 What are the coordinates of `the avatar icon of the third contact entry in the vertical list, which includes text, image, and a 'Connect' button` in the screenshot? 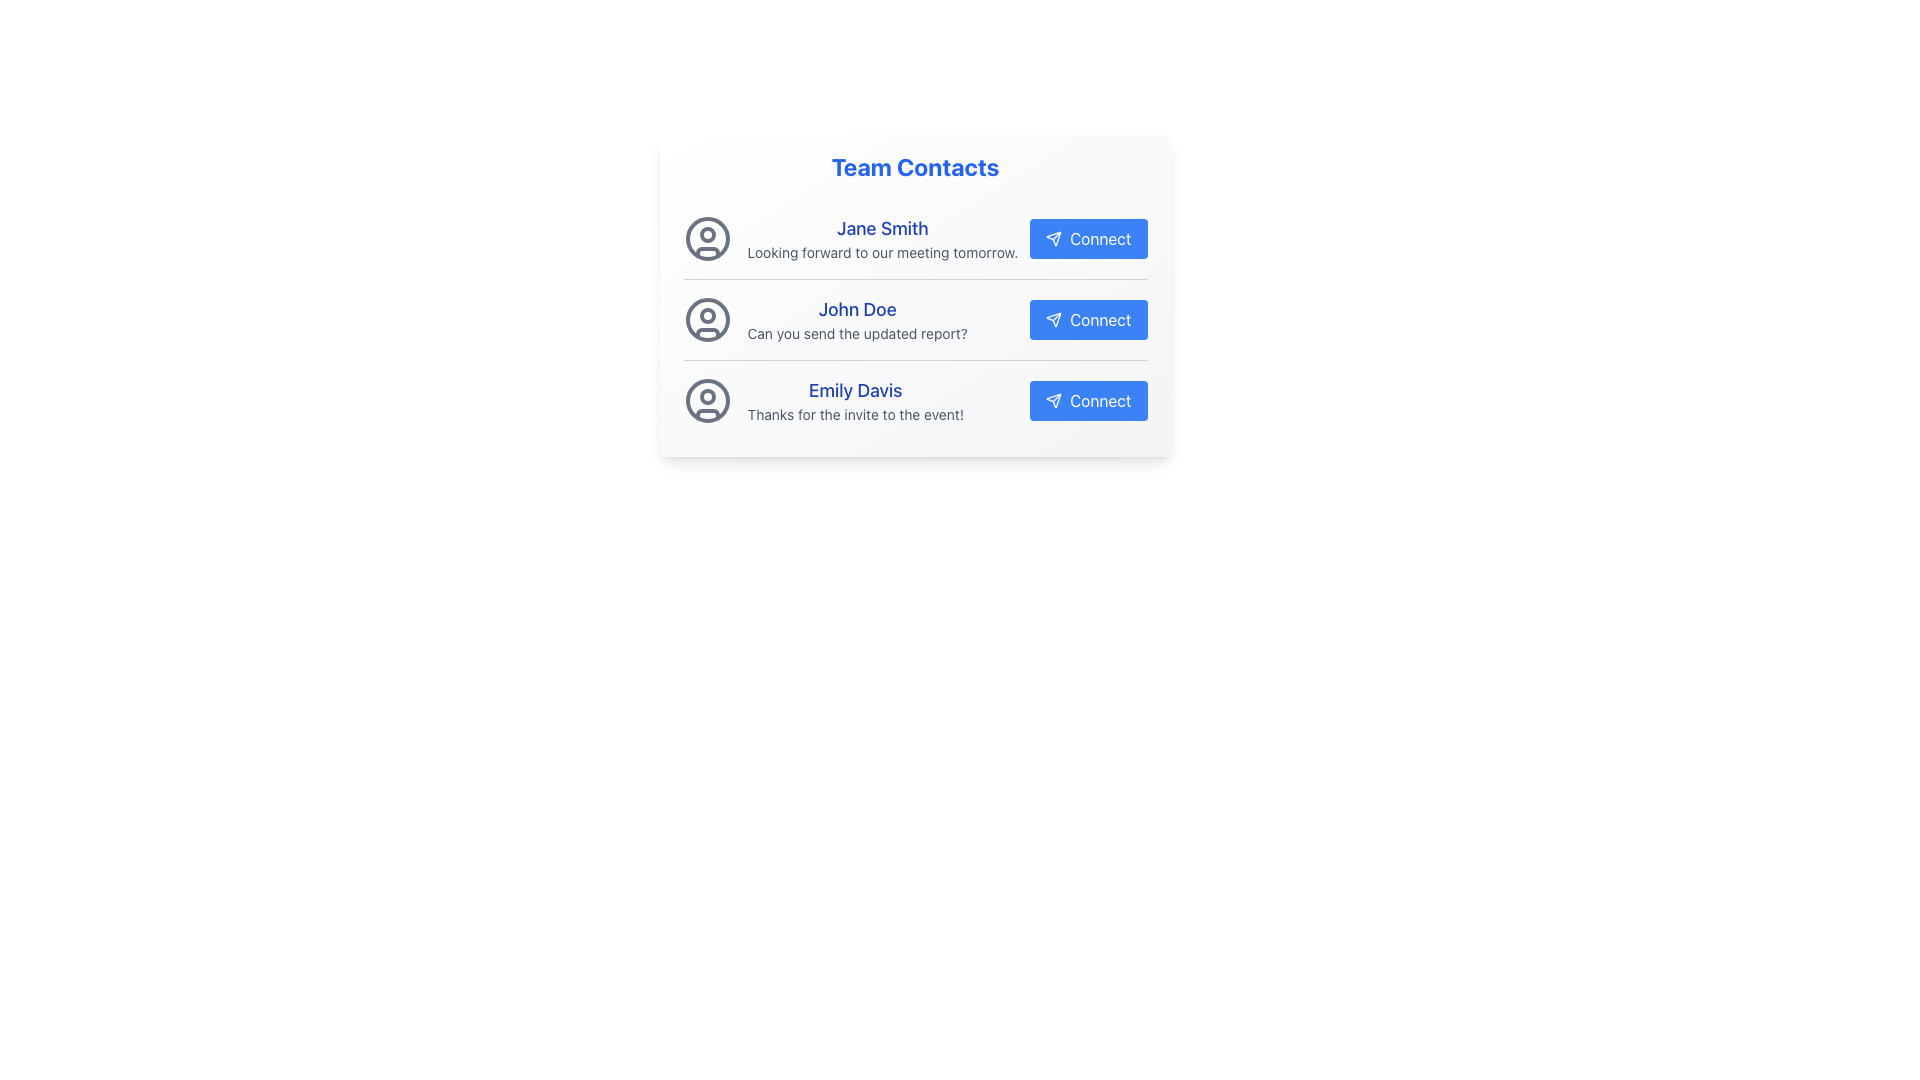 It's located at (914, 401).